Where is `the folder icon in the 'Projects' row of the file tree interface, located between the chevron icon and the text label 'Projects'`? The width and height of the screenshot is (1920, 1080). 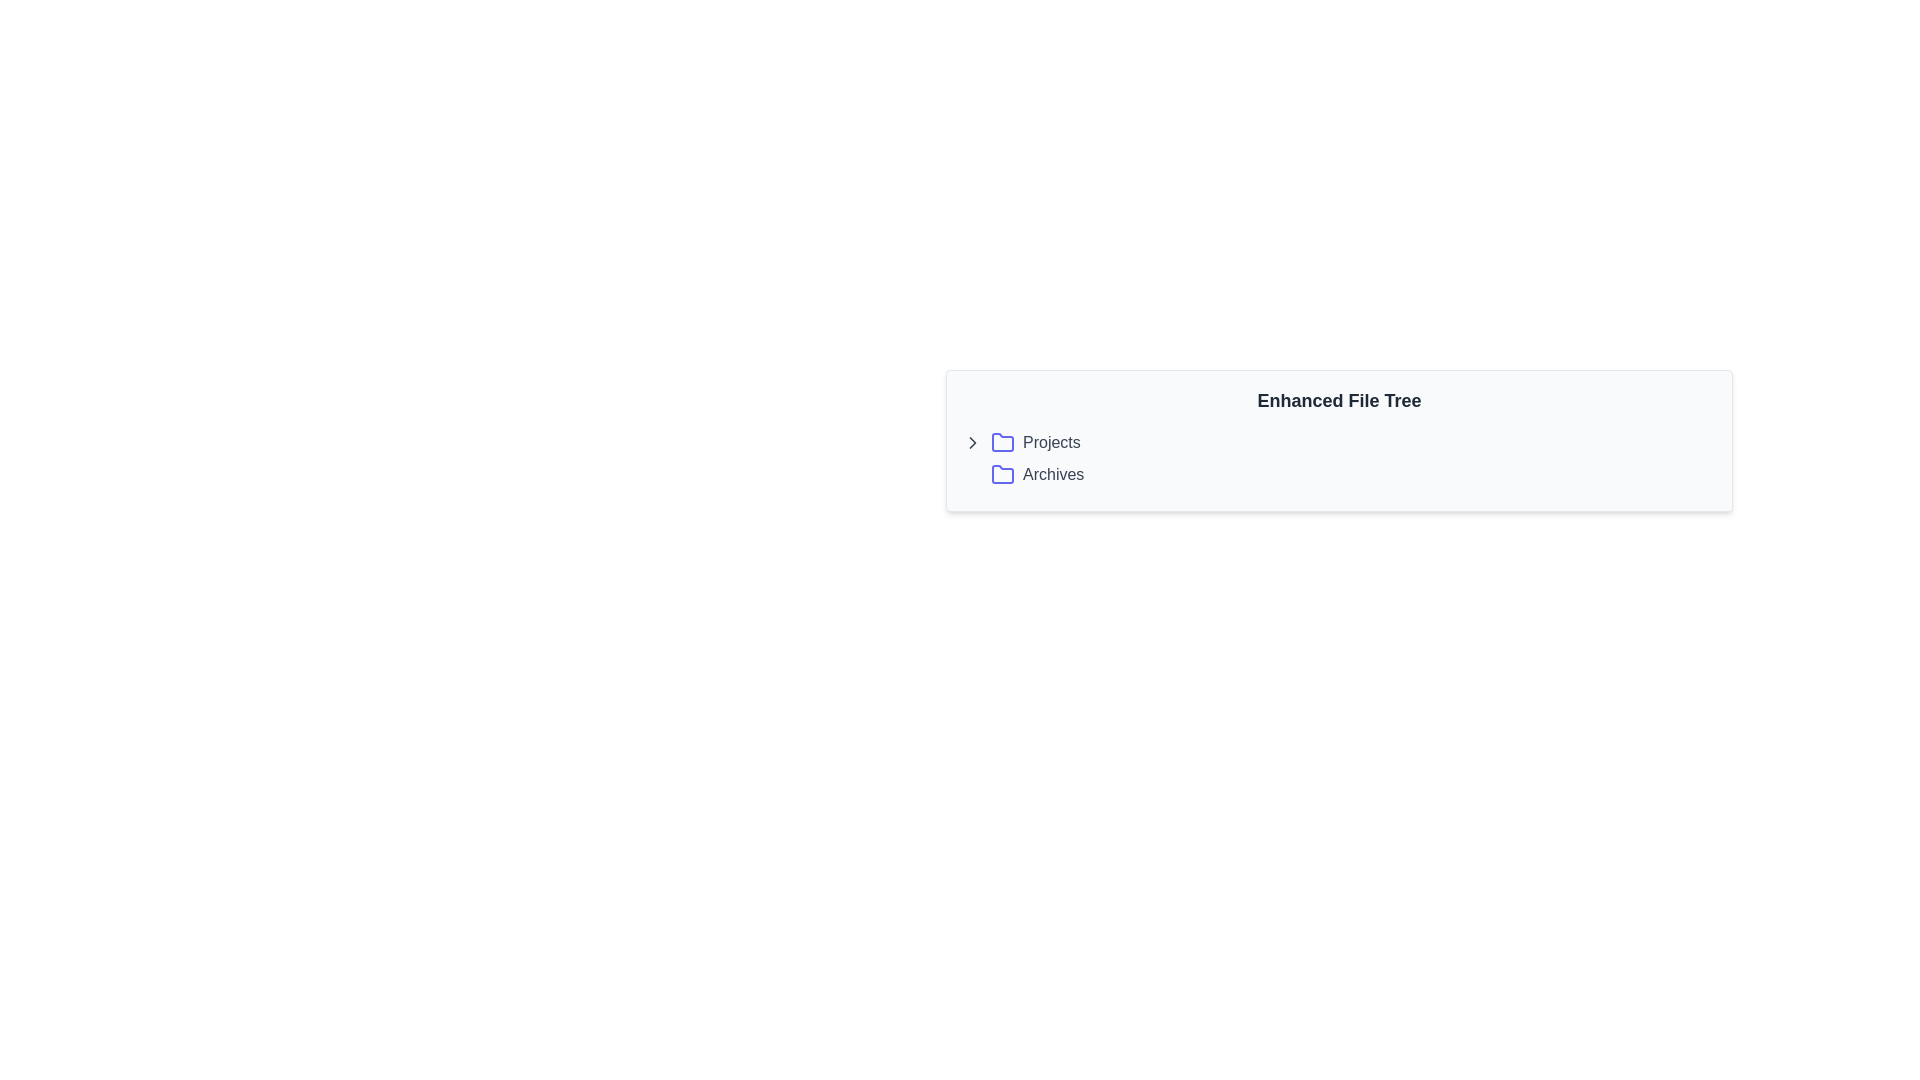 the folder icon in the 'Projects' row of the file tree interface, located between the chevron icon and the text label 'Projects' is located at coordinates (1003, 442).